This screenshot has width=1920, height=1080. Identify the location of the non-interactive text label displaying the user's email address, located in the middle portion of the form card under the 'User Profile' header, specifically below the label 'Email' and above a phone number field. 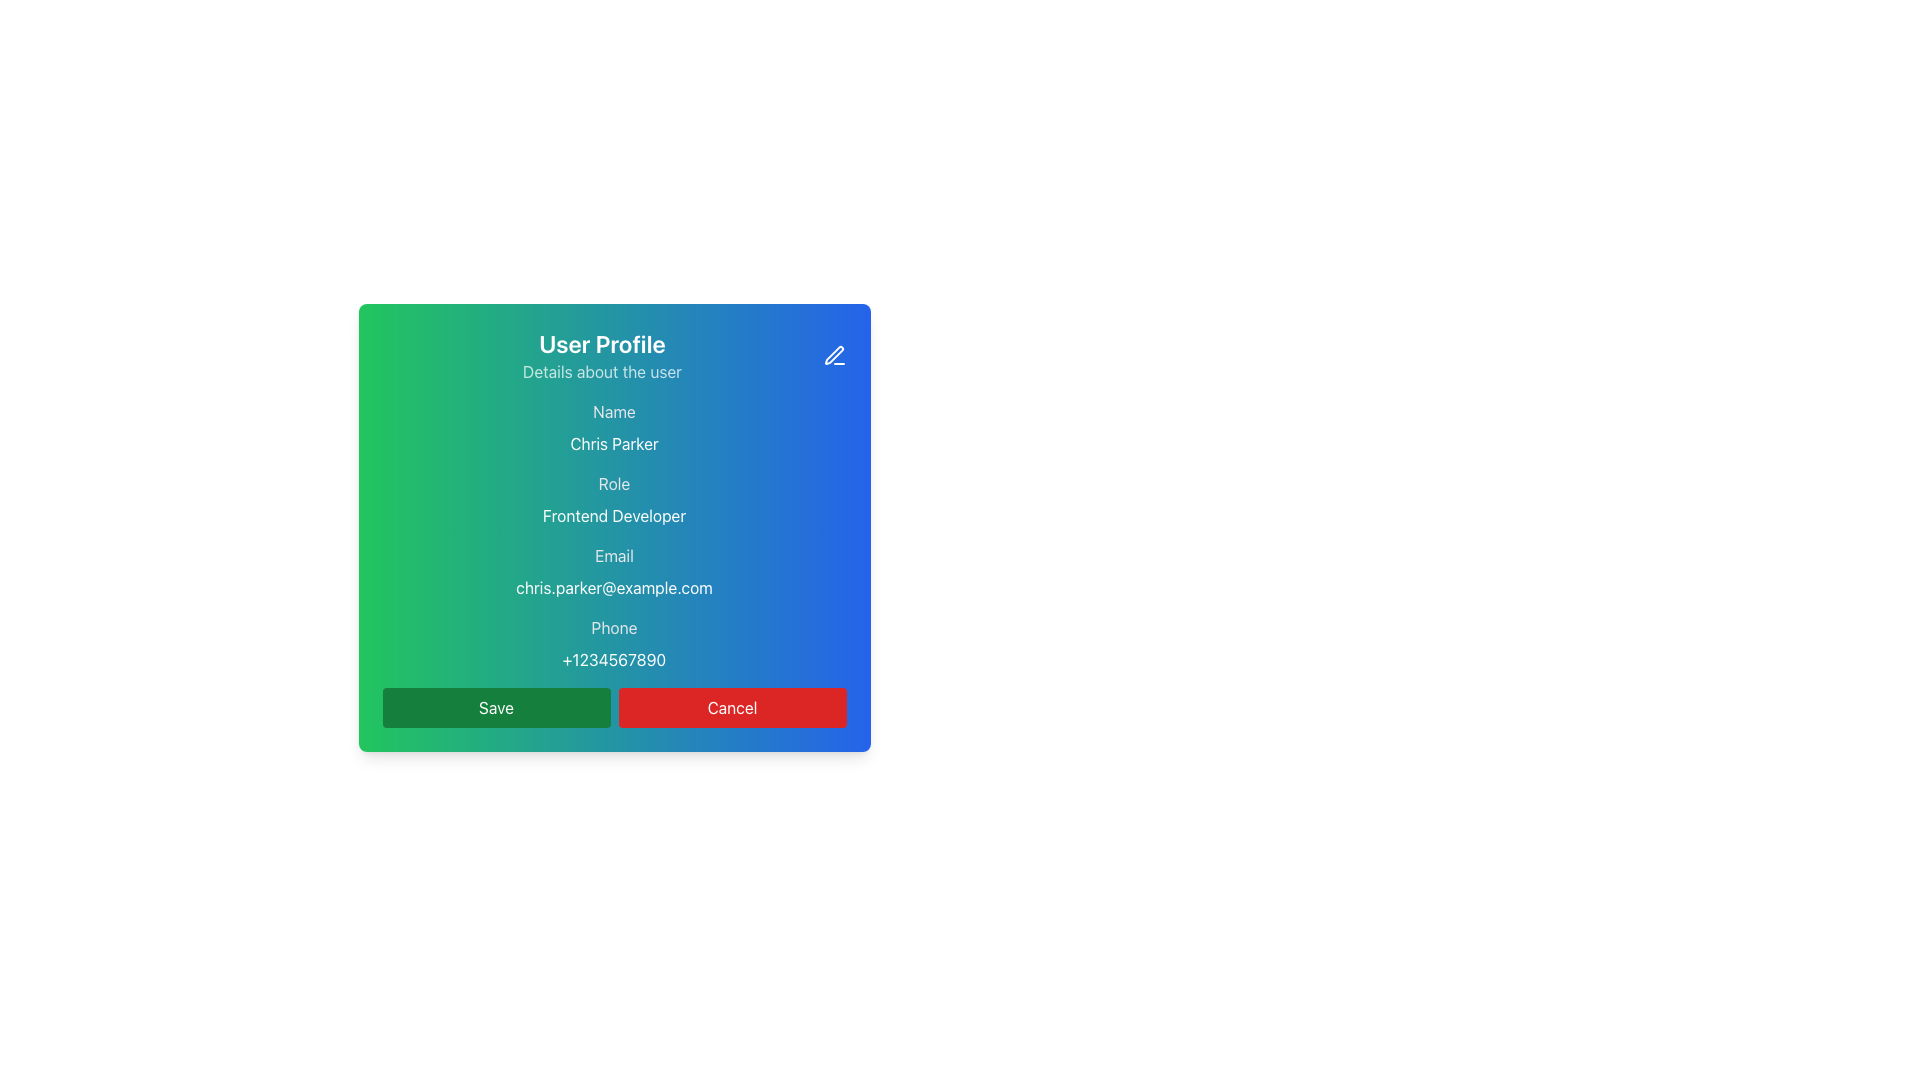
(613, 586).